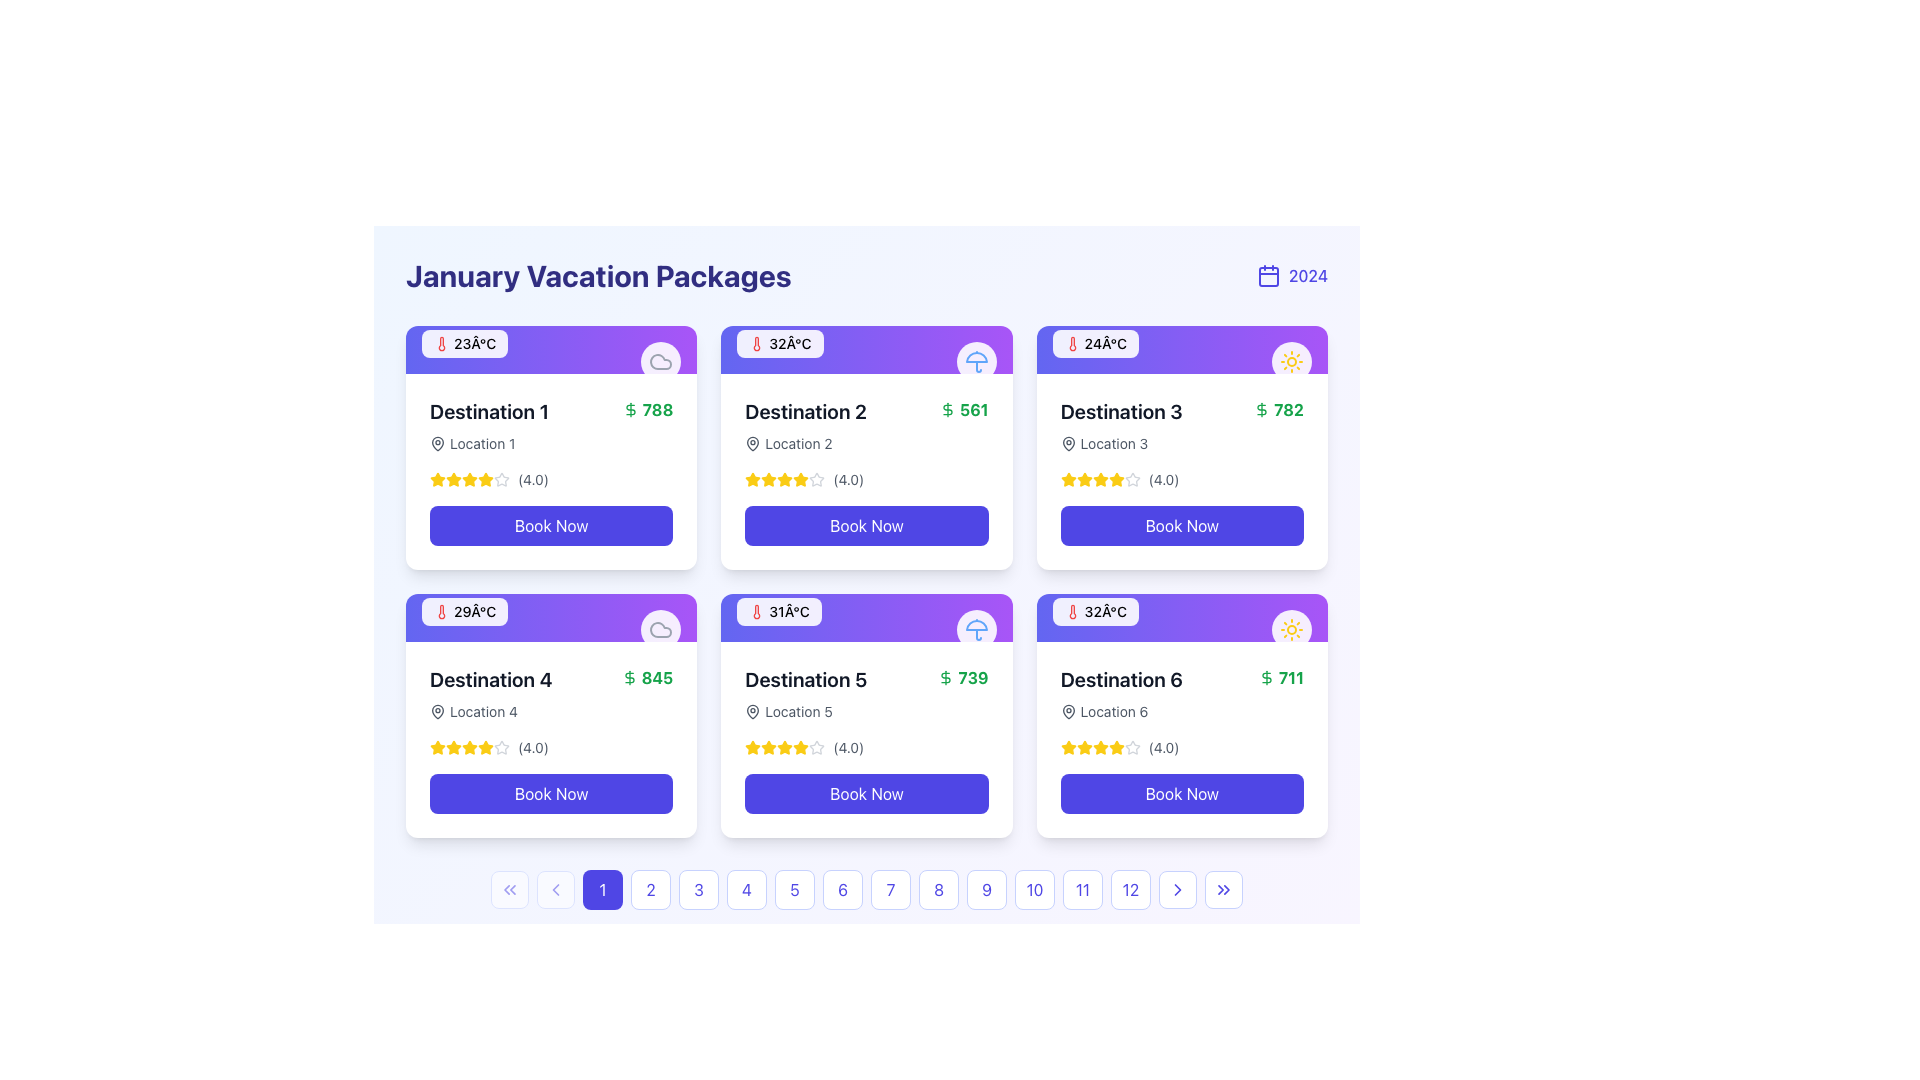  Describe the element at coordinates (788, 611) in the screenshot. I see `temperature value displayed in the text label showing '31°C' located in the bottom-left corner of the fifth vacation package card` at that location.